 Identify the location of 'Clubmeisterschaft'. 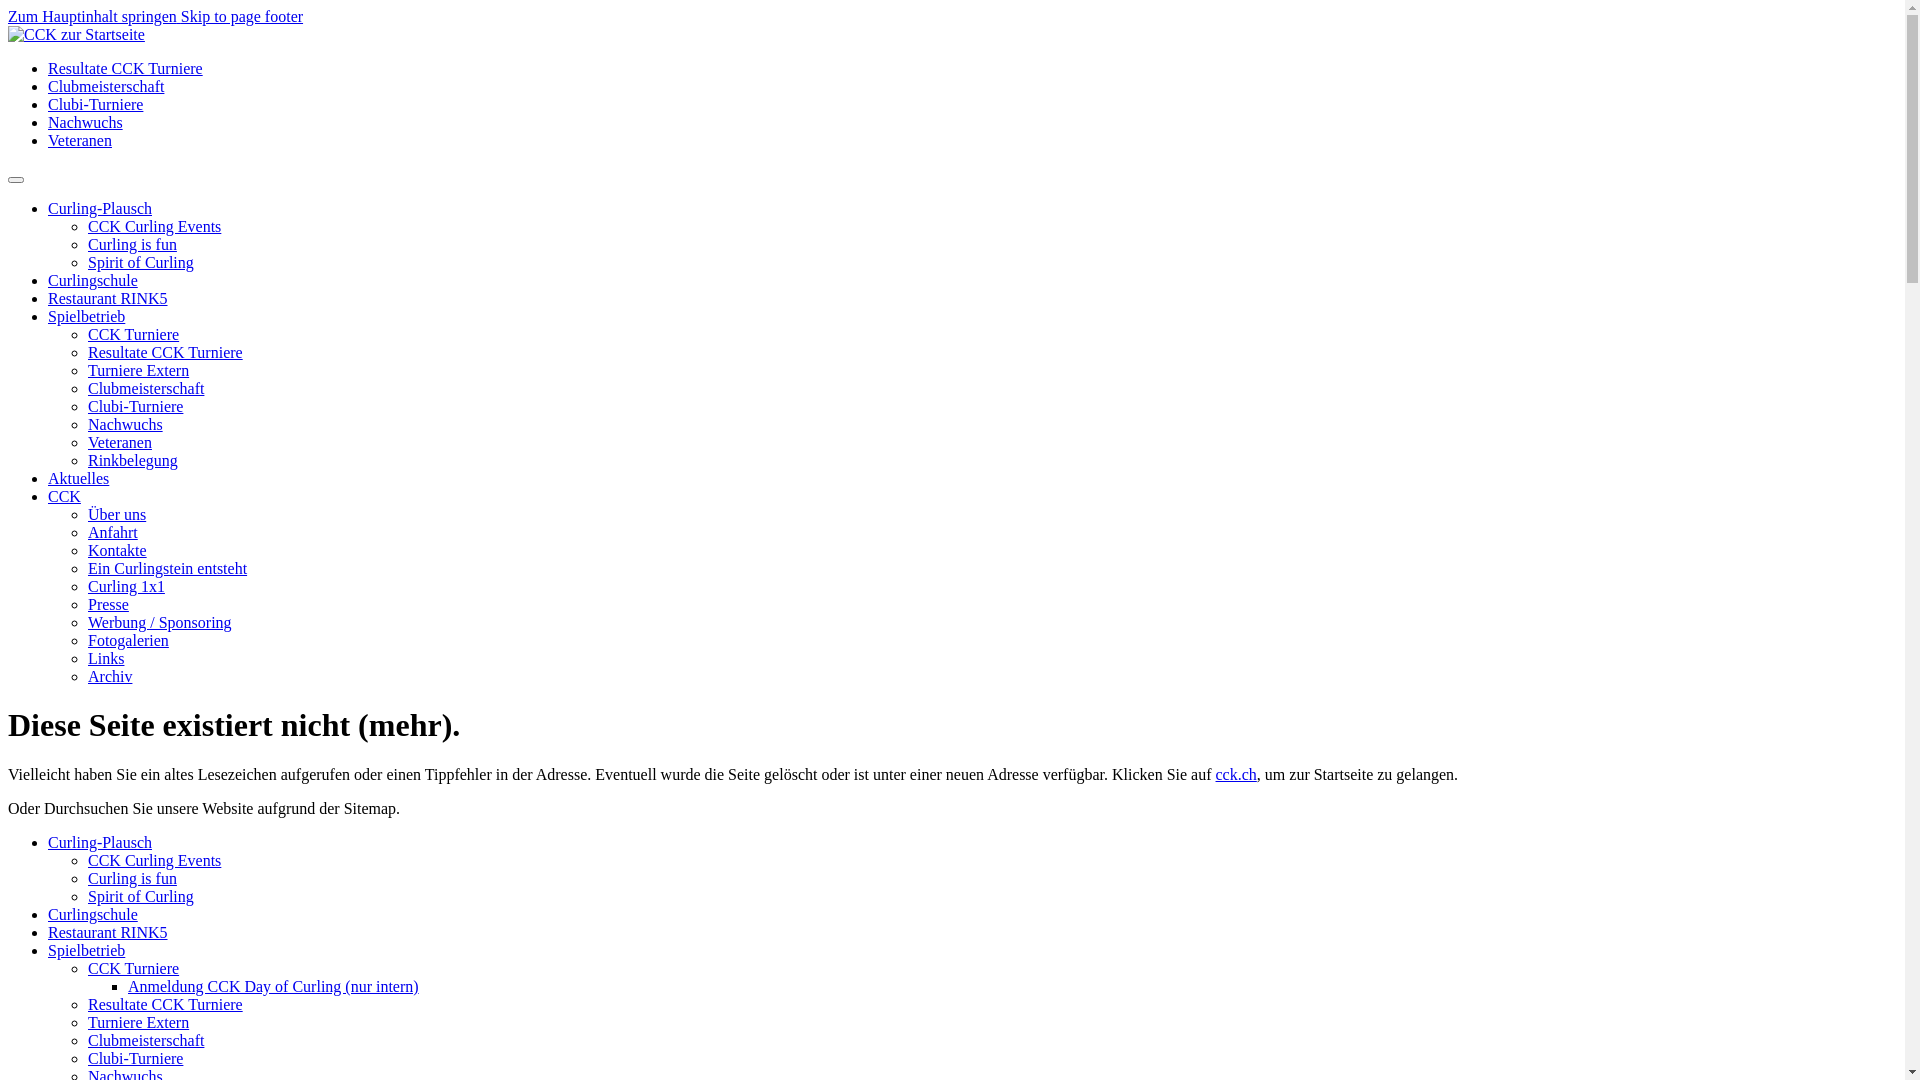
(104, 85).